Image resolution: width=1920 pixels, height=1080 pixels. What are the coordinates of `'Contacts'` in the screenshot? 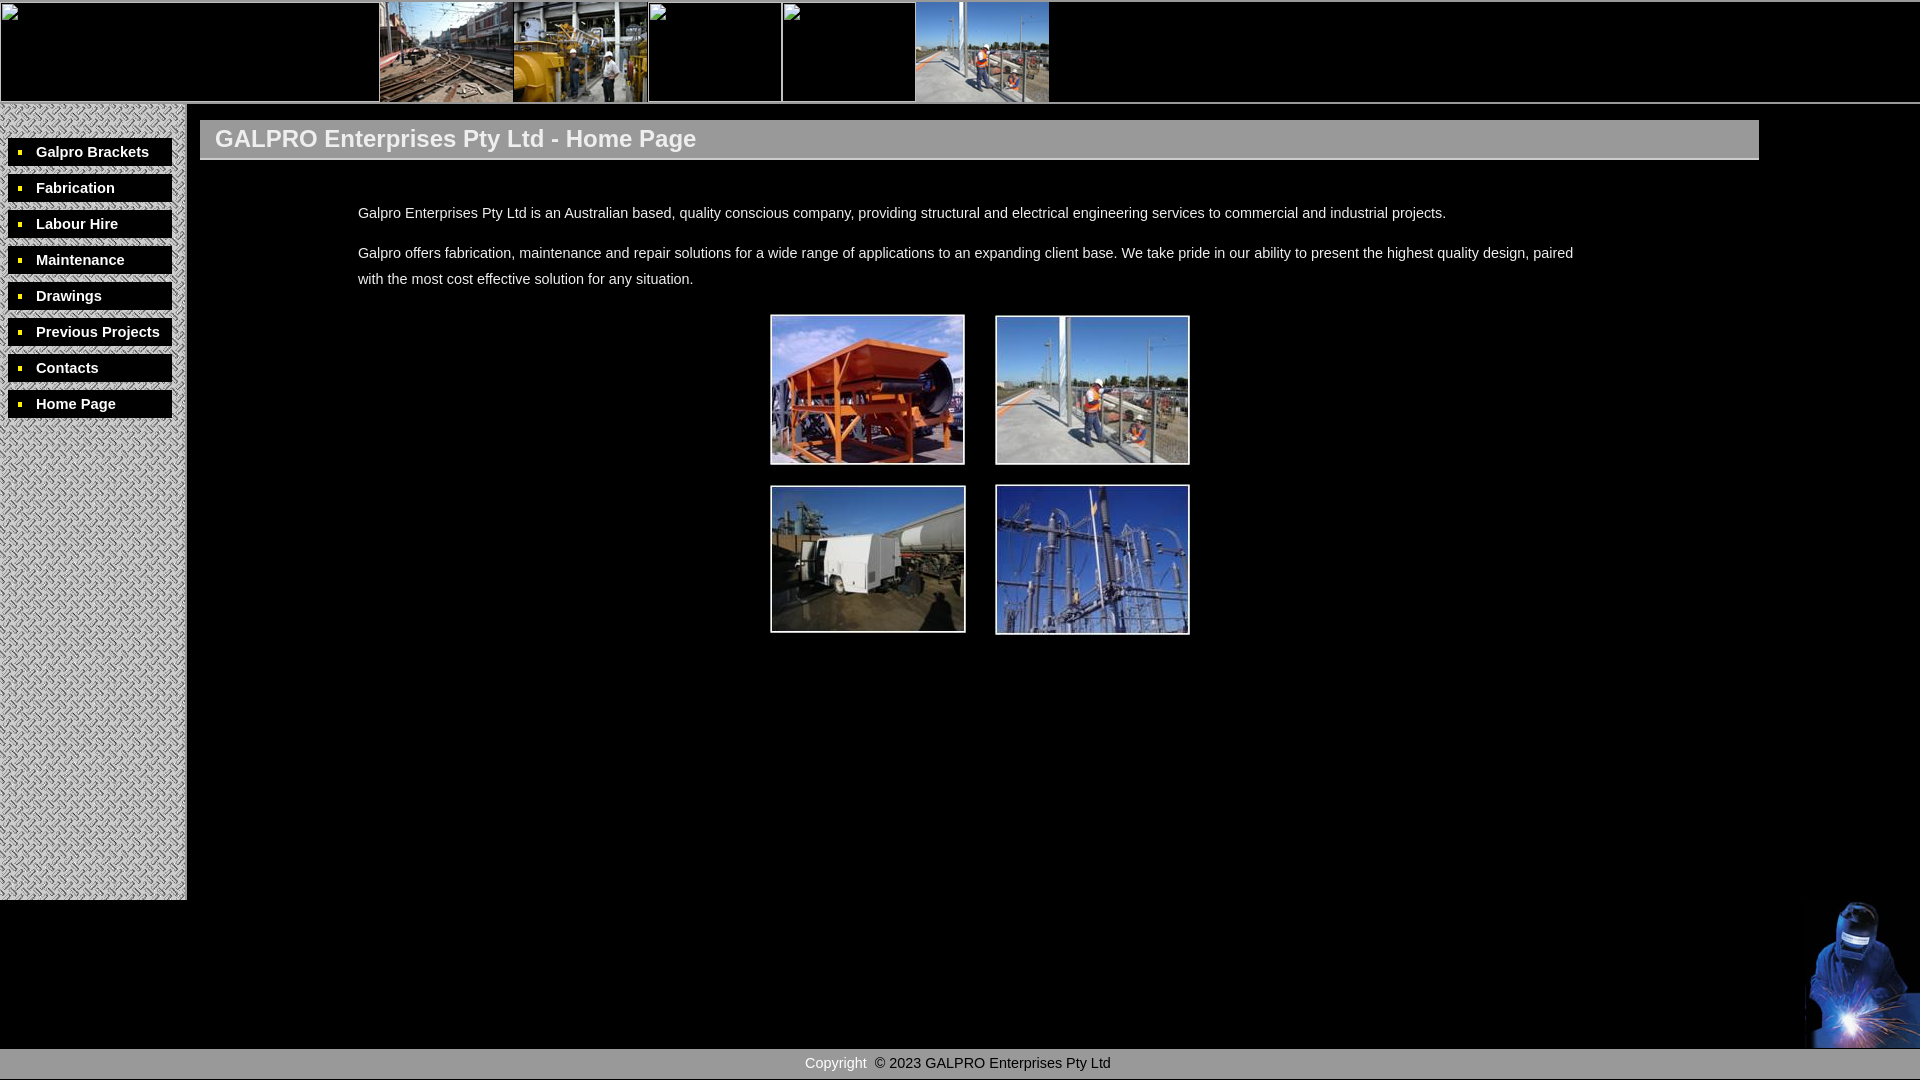 It's located at (8, 367).